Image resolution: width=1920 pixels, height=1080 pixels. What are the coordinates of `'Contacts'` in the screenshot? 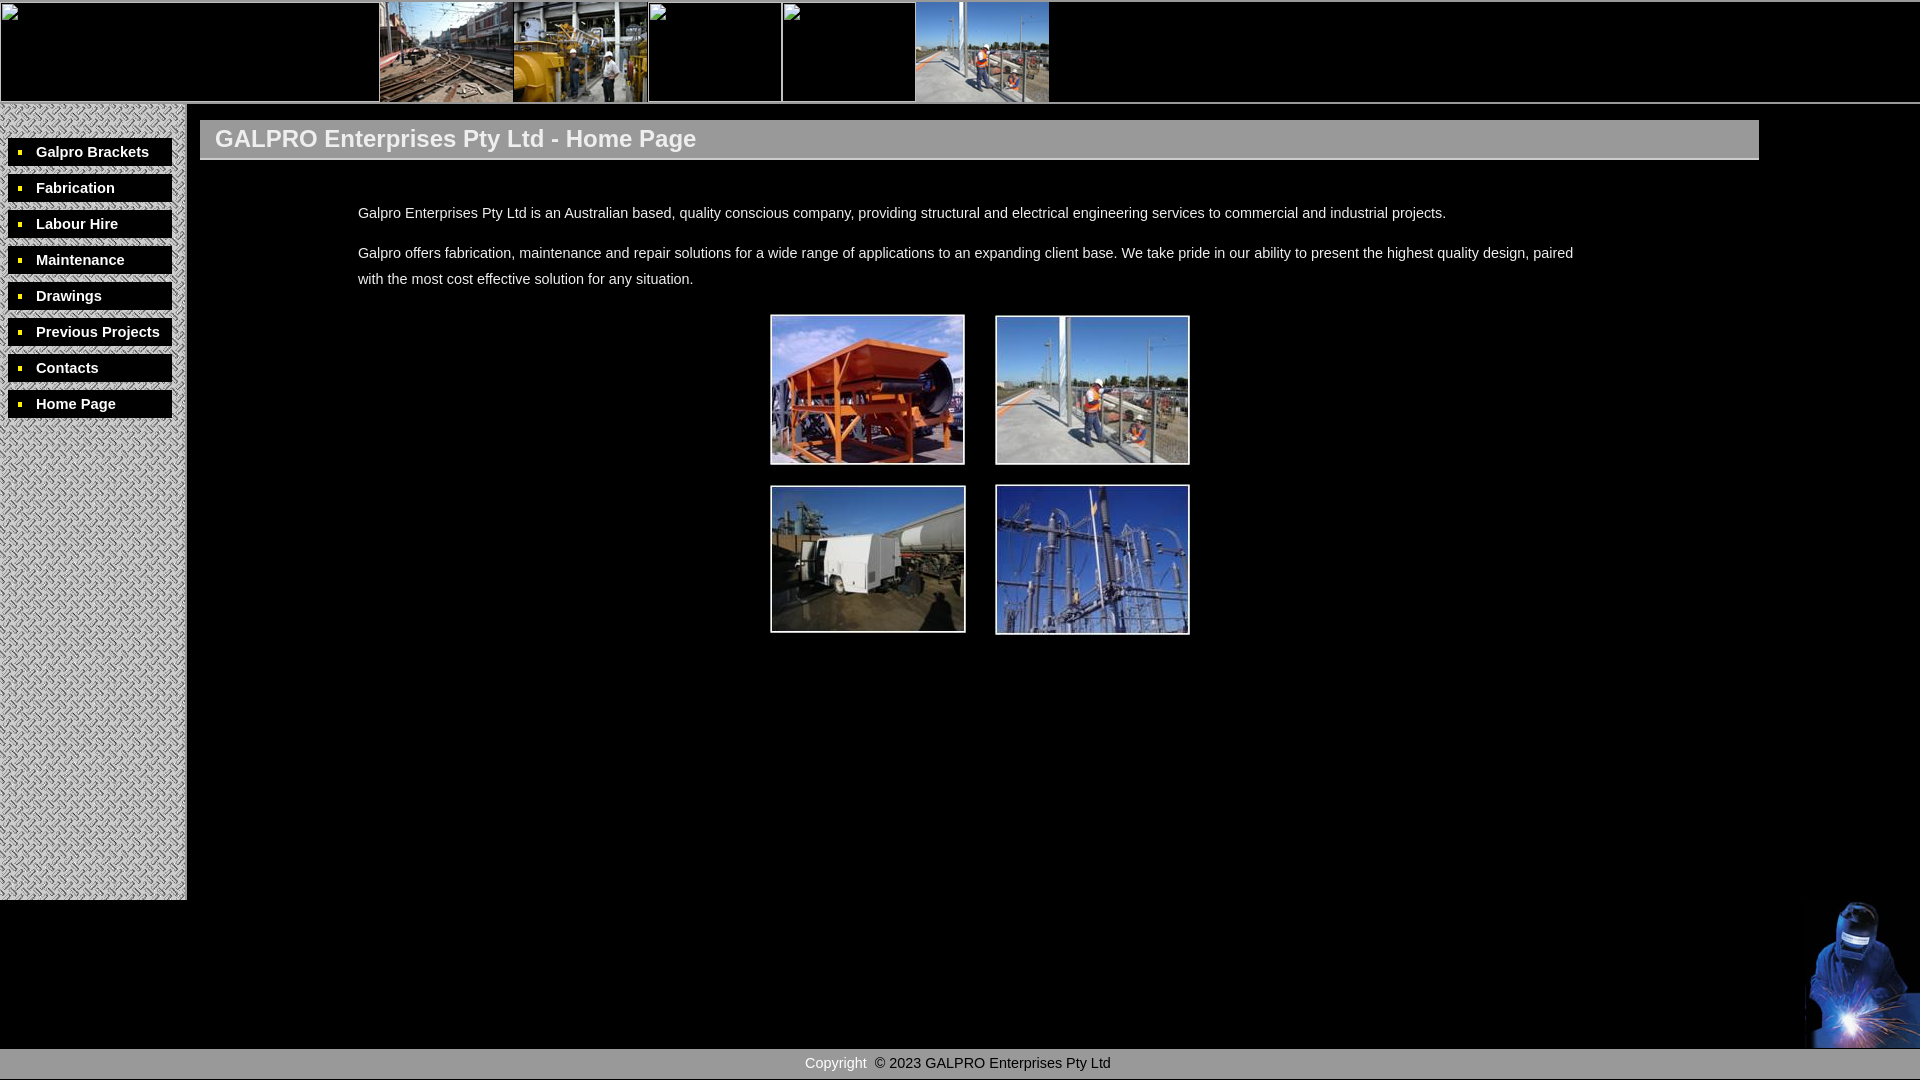 It's located at (8, 367).